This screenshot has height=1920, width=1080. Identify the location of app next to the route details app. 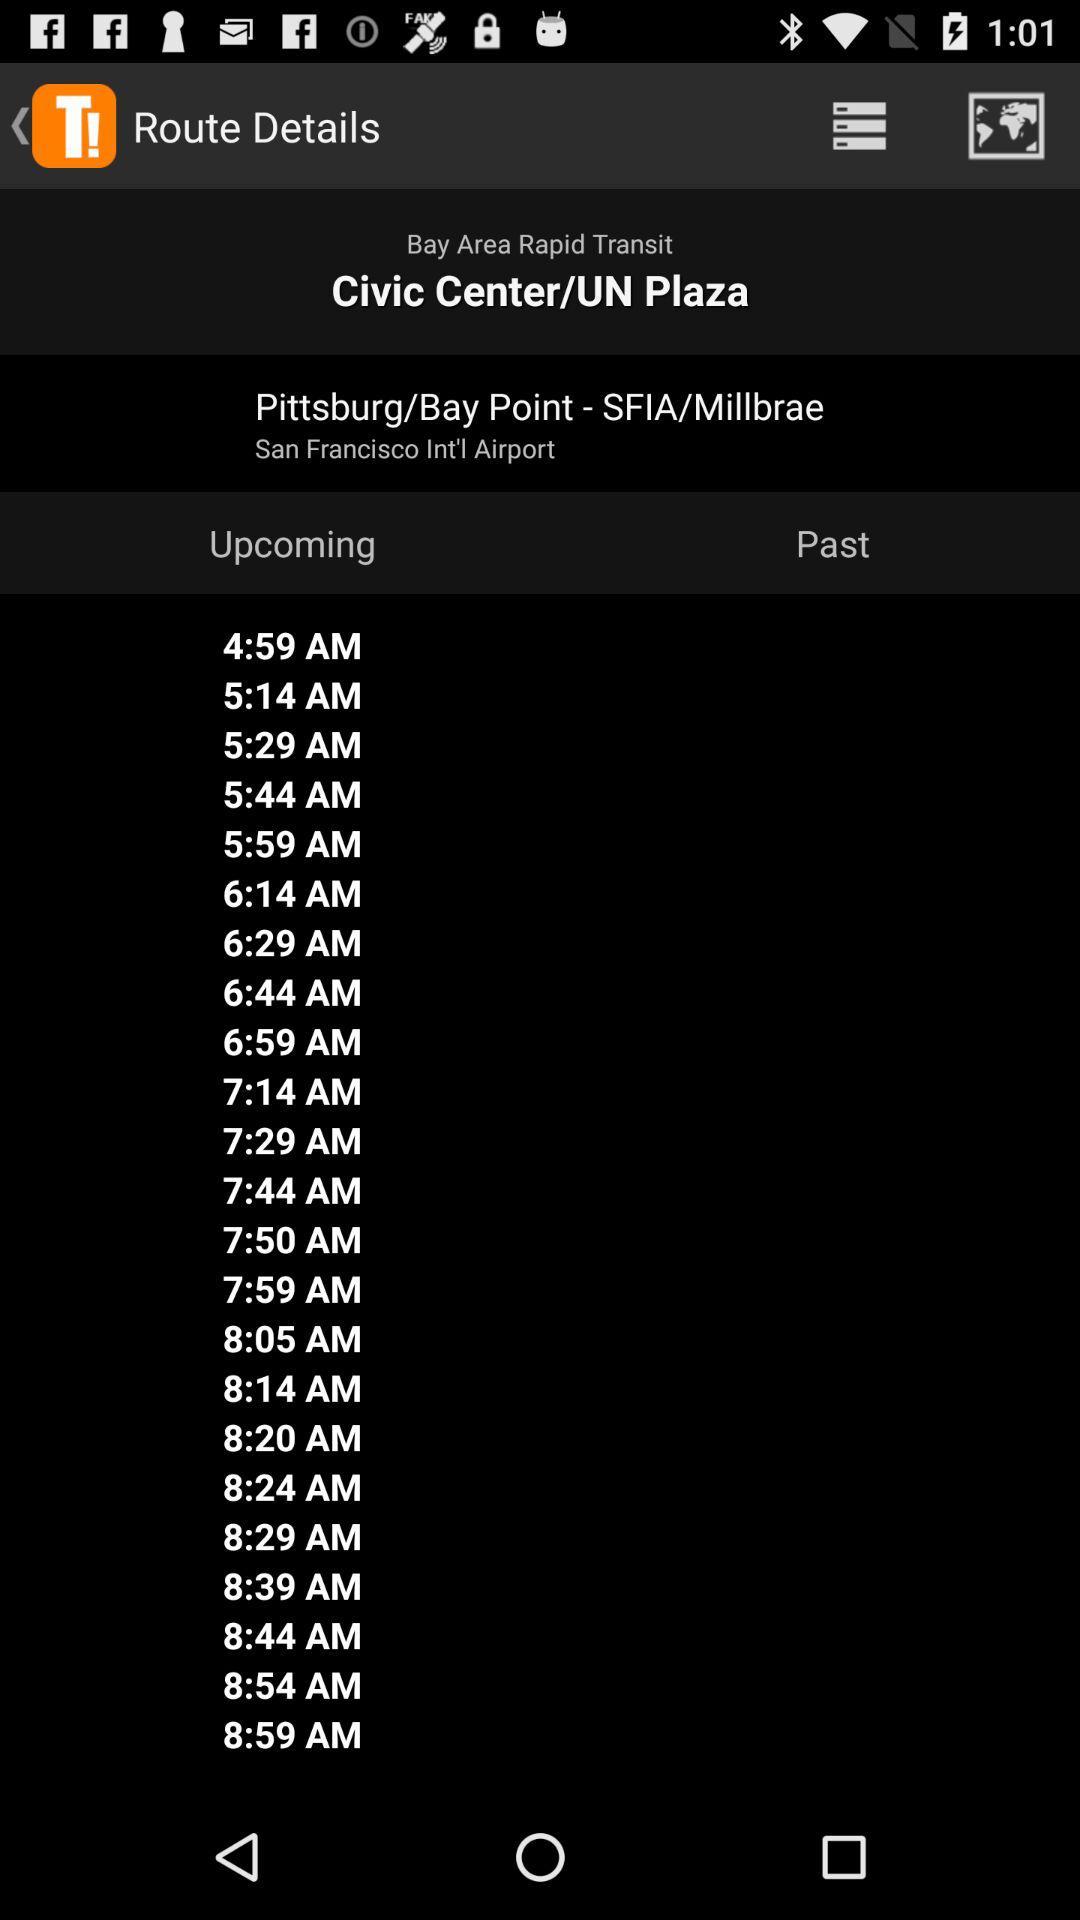
(858, 124).